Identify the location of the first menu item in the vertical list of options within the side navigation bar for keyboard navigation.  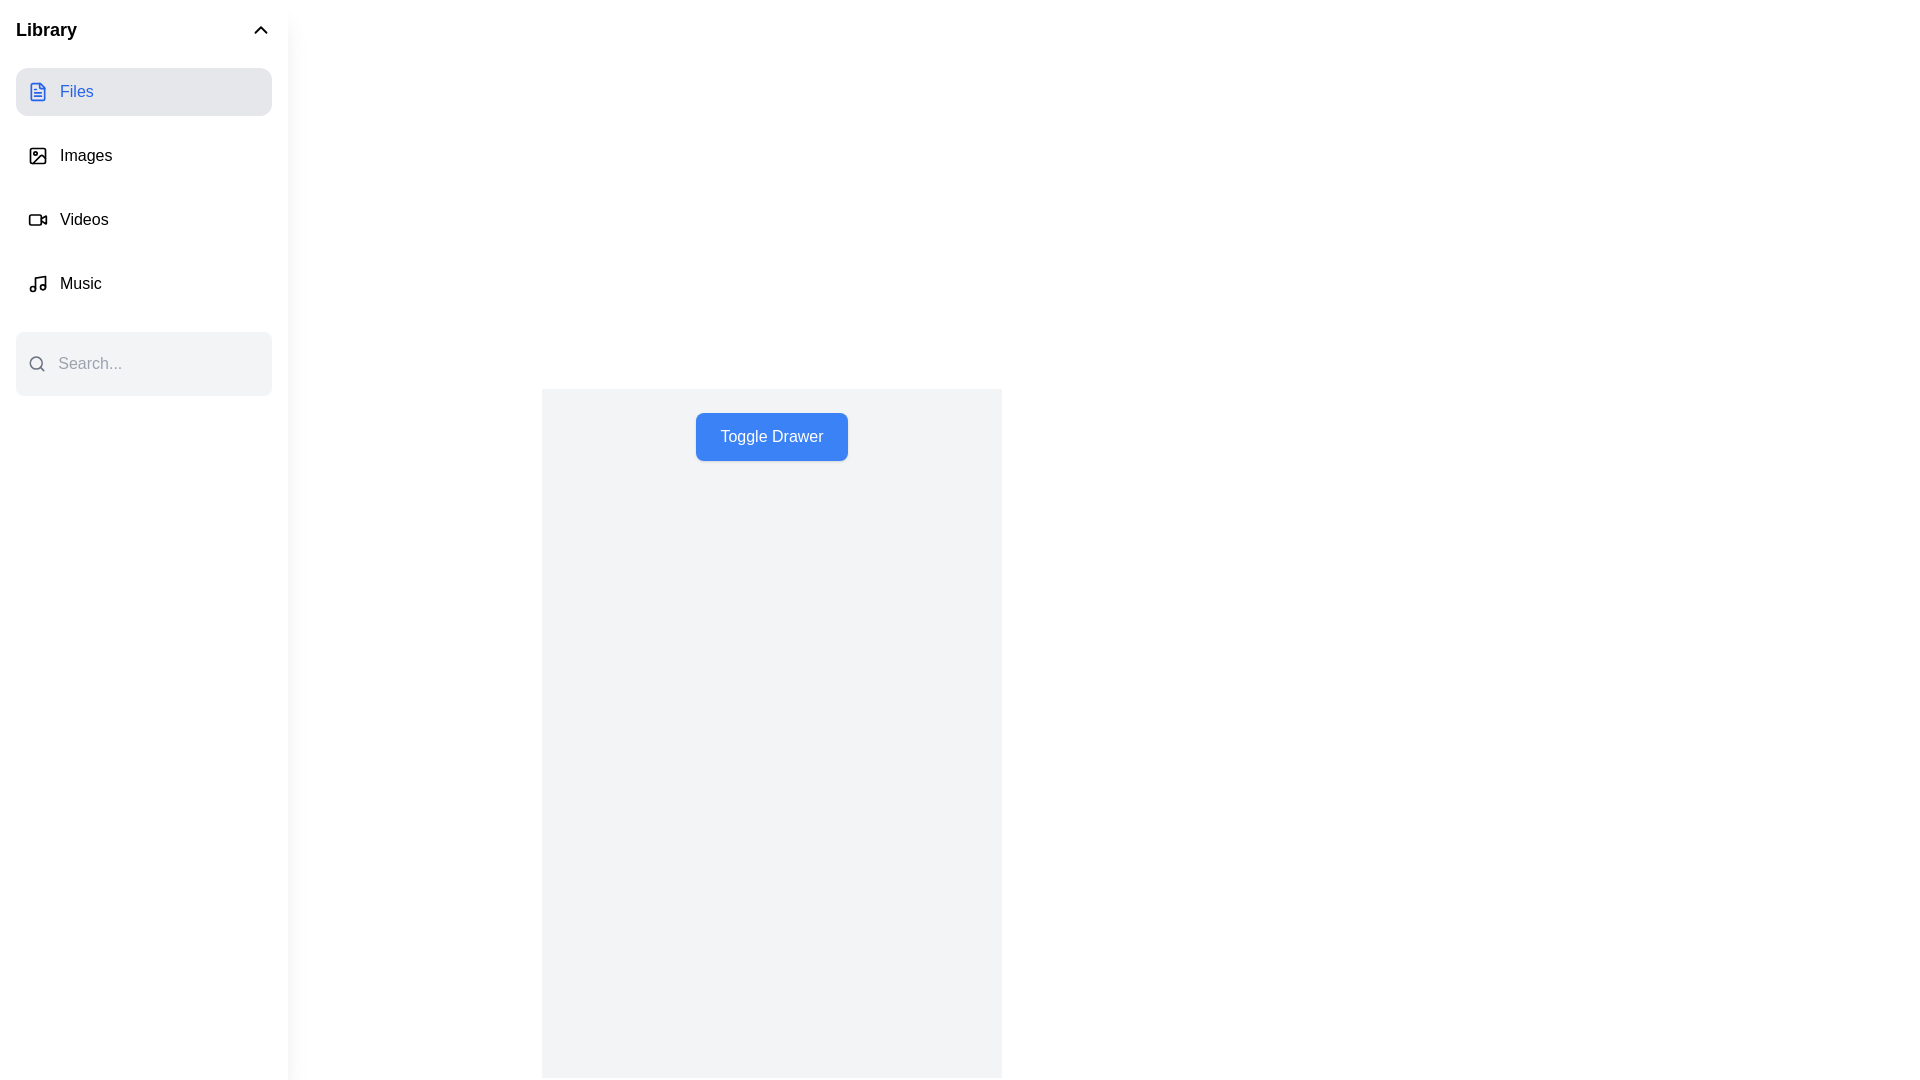
(143, 92).